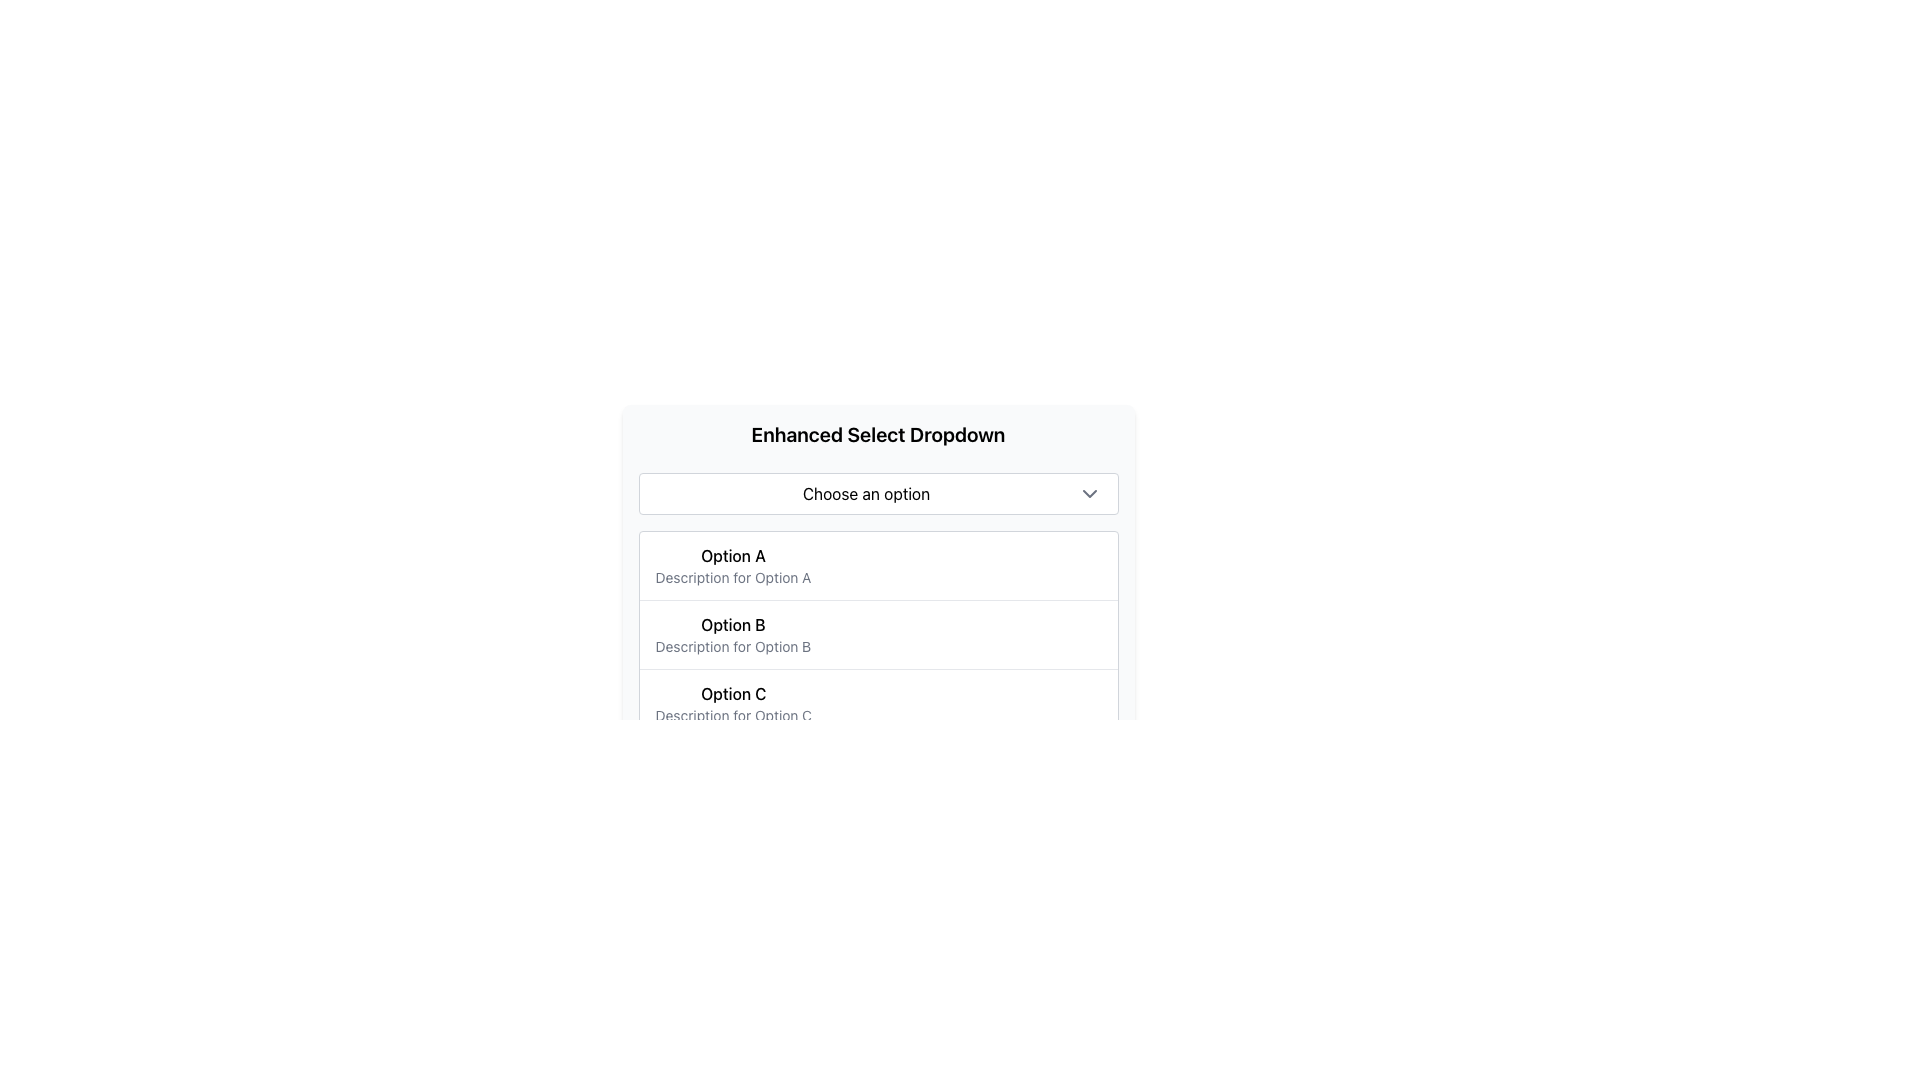 The height and width of the screenshot is (1080, 1920). What do you see at coordinates (740, 635) in the screenshot?
I see `the List Item labeled 'Option B' in the dropdown menu` at bounding box center [740, 635].